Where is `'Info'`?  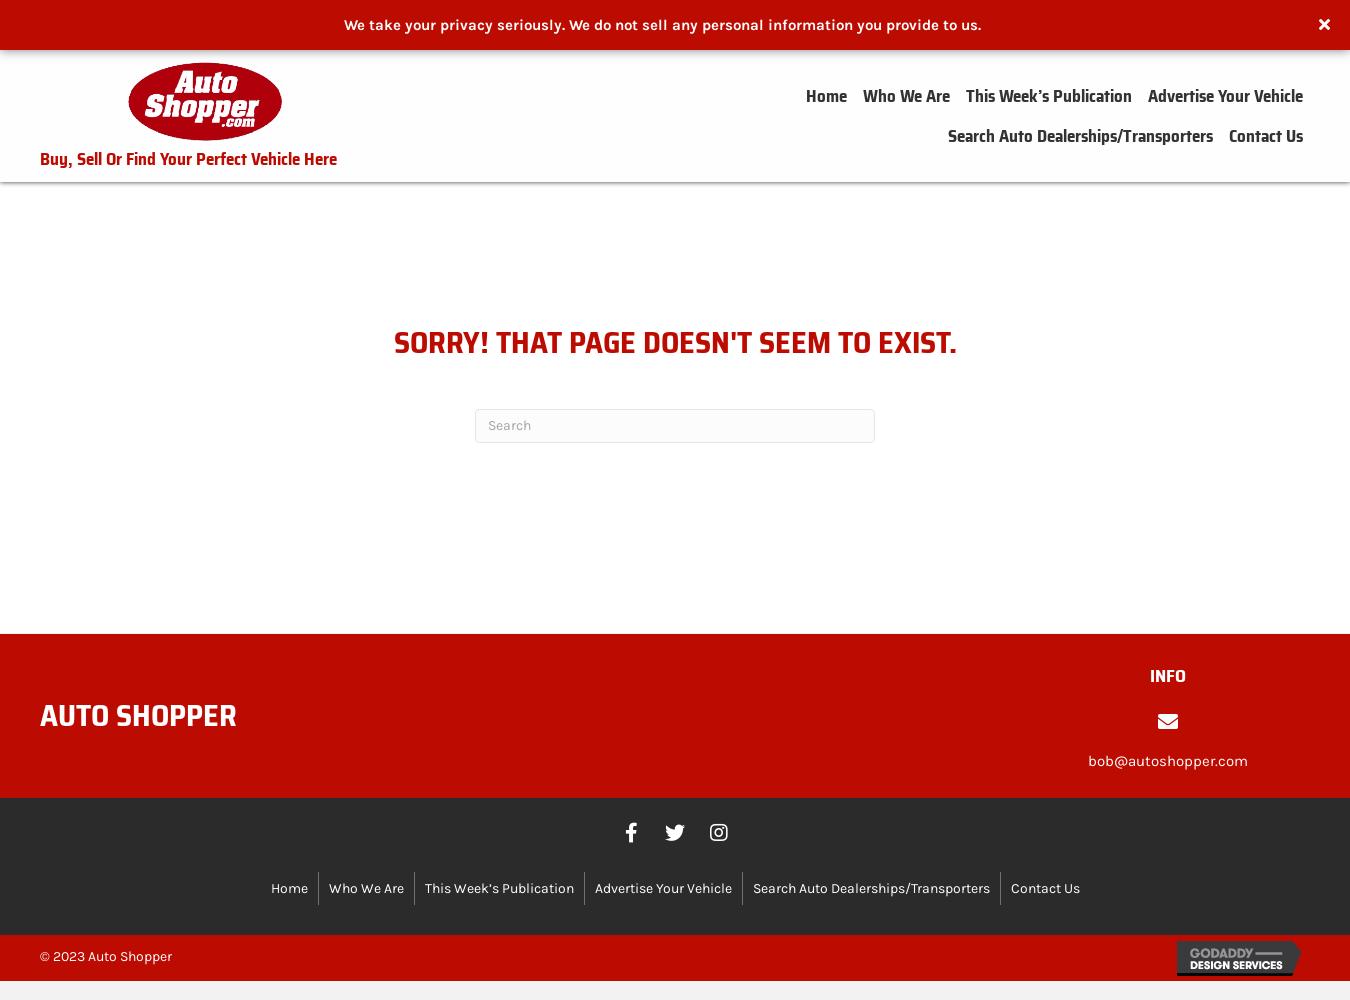
'Info' is located at coordinates (1167, 675).